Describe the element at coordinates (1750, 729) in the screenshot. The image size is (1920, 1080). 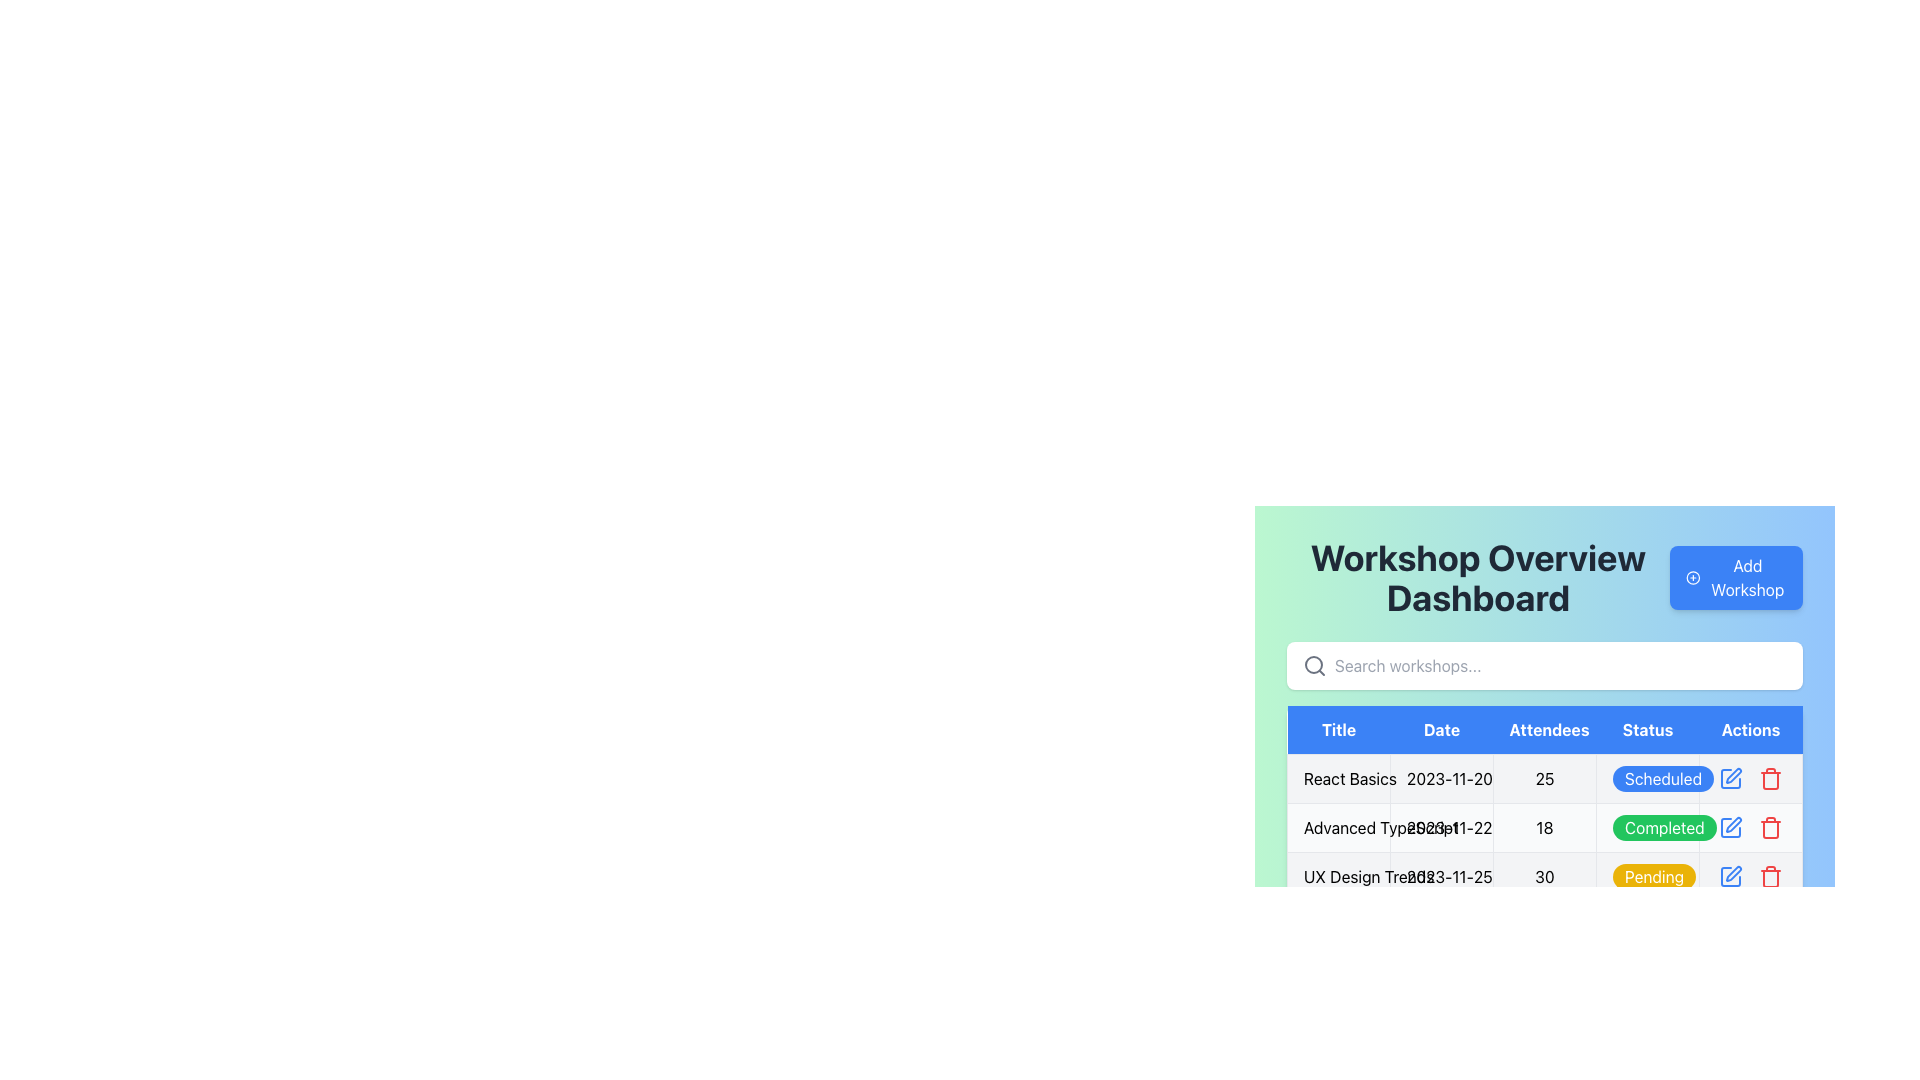
I see `the 'Actions' header cell, which is the fifth header in the grid layout, located at the far-right and preceded by the 'Status' header` at that location.